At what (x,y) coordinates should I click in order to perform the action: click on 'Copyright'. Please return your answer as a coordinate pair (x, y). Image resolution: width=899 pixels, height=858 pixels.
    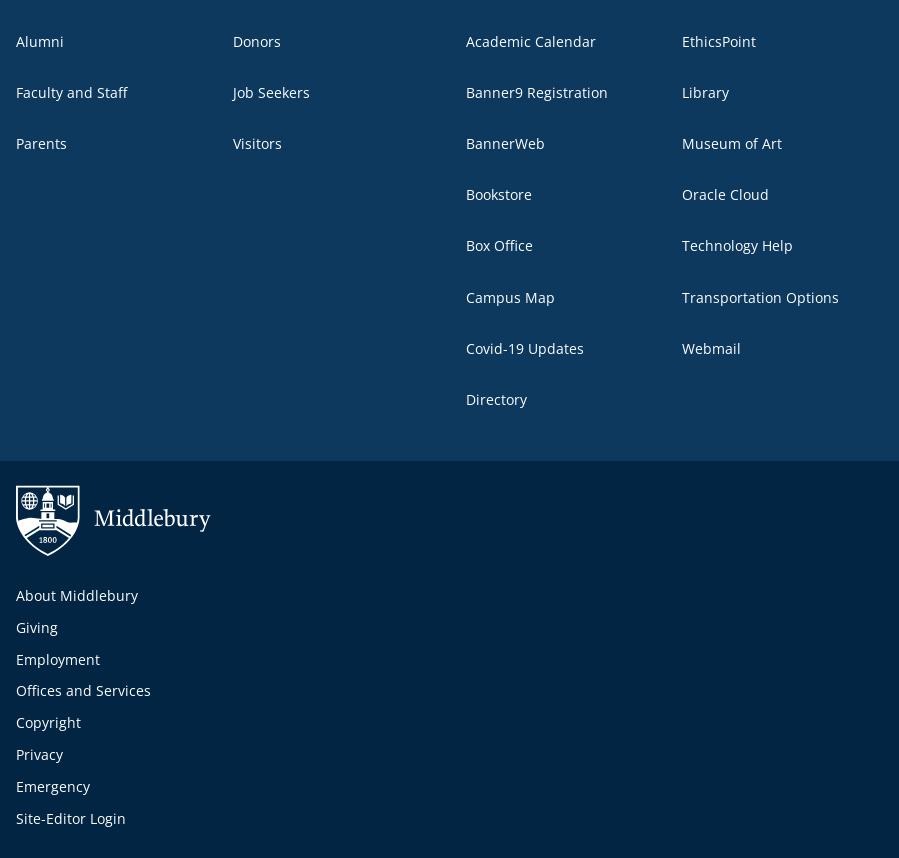
    Looking at the image, I should click on (47, 722).